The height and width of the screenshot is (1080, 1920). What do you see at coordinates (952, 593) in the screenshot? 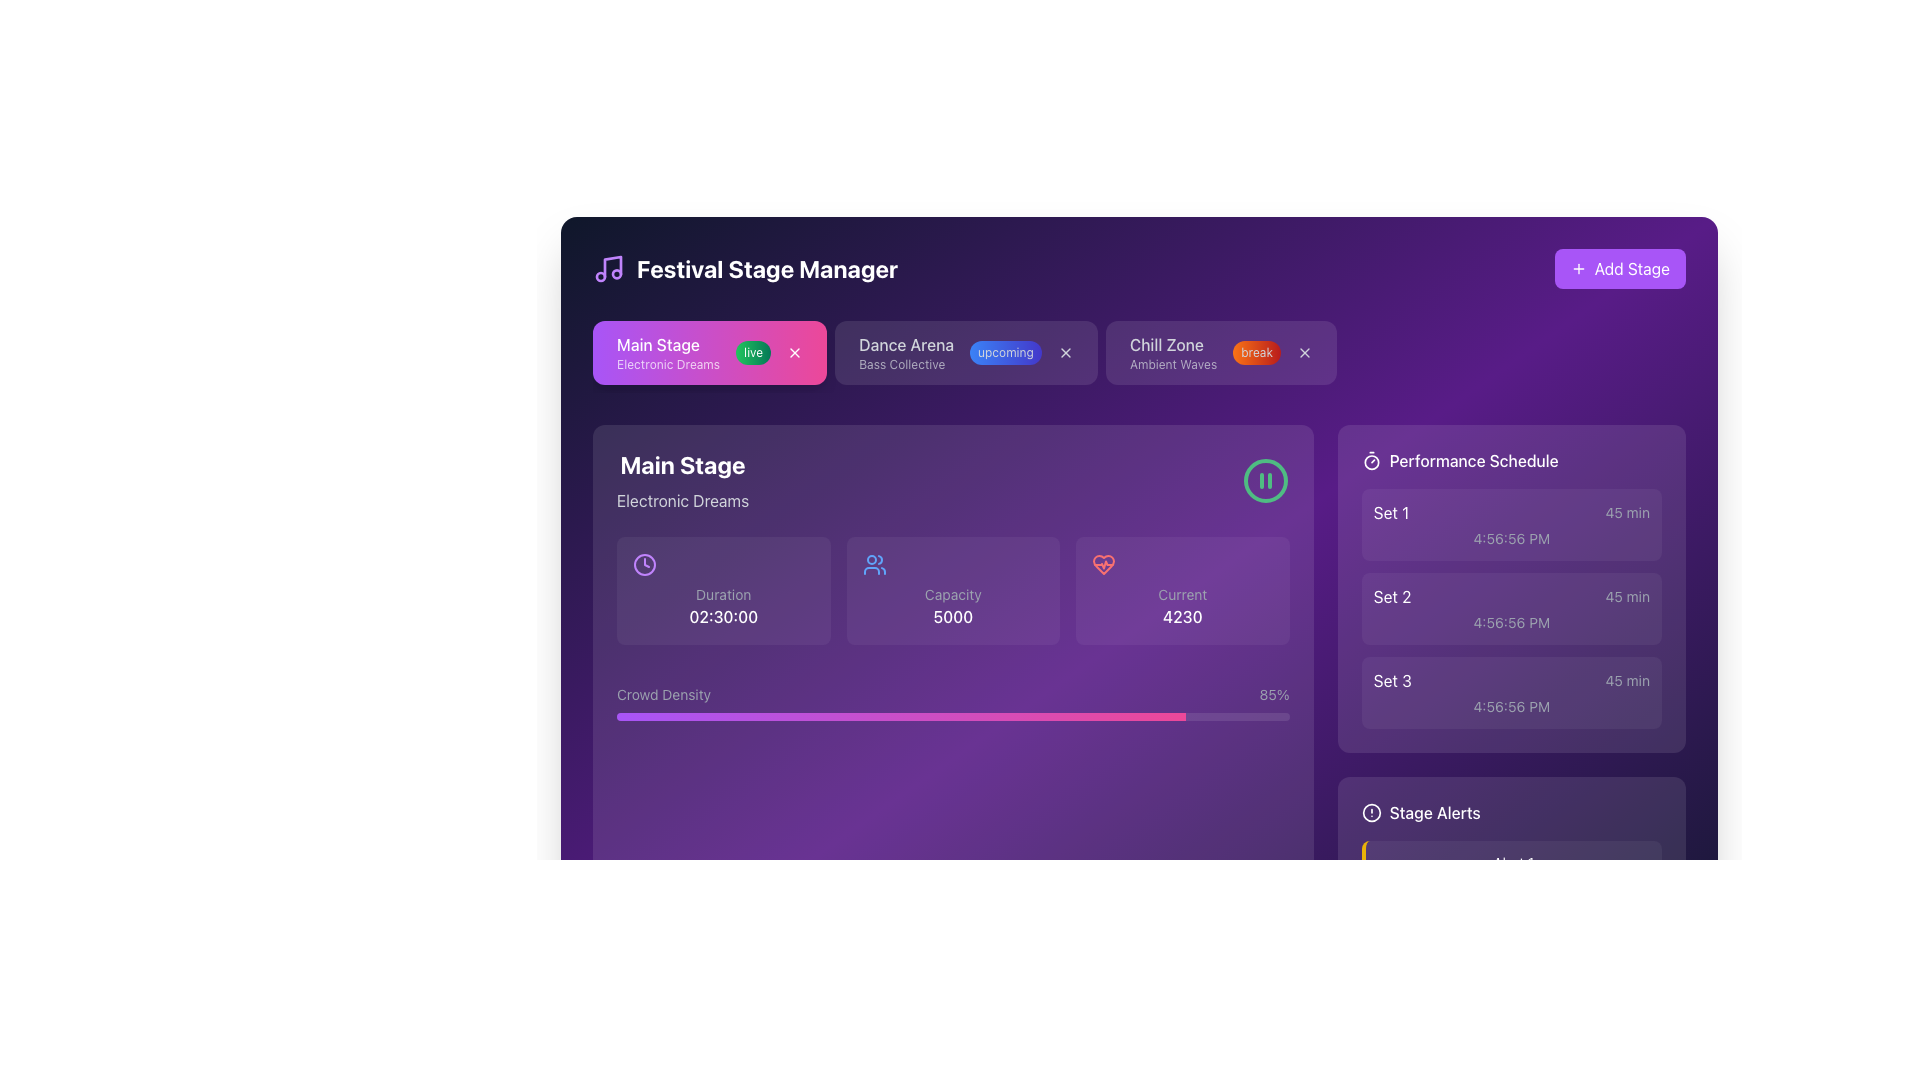
I see `the 'Capacity' label, which is displayed in small, gray font above the numerical value '5000' in a card with rounded corners` at bounding box center [952, 593].